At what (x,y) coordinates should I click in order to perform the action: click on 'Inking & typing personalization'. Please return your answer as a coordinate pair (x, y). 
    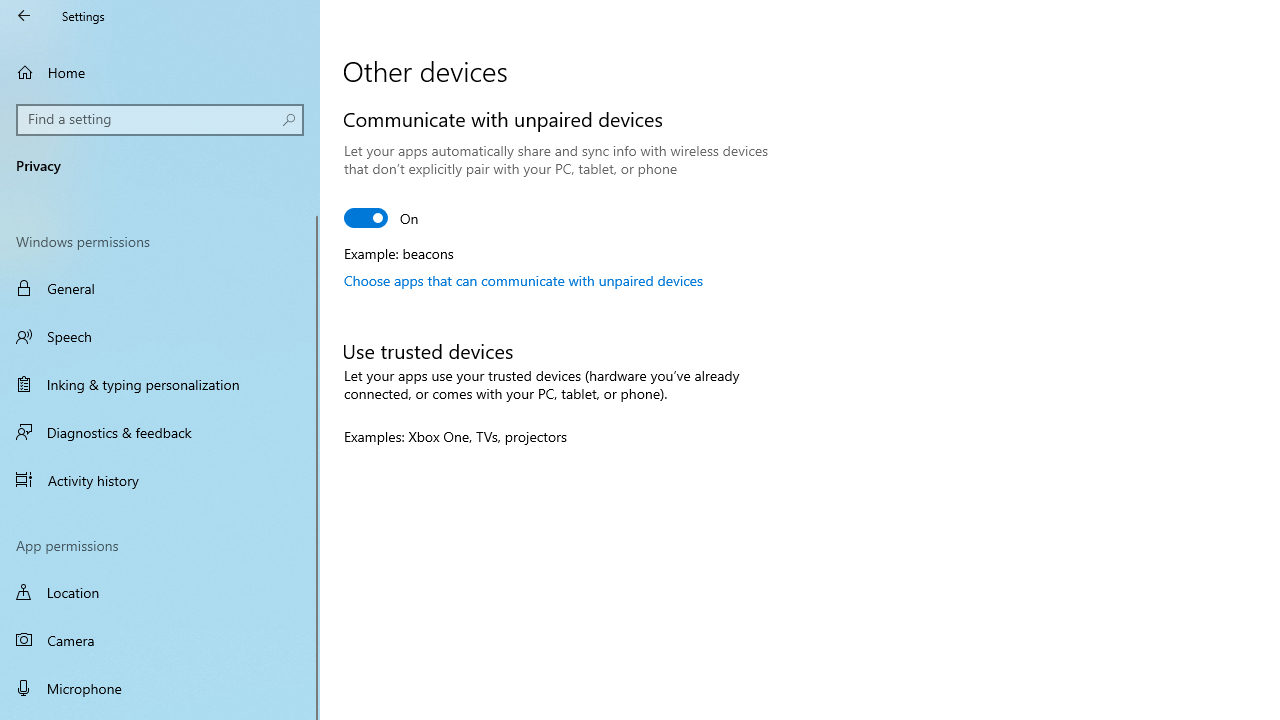
    Looking at the image, I should click on (160, 384).